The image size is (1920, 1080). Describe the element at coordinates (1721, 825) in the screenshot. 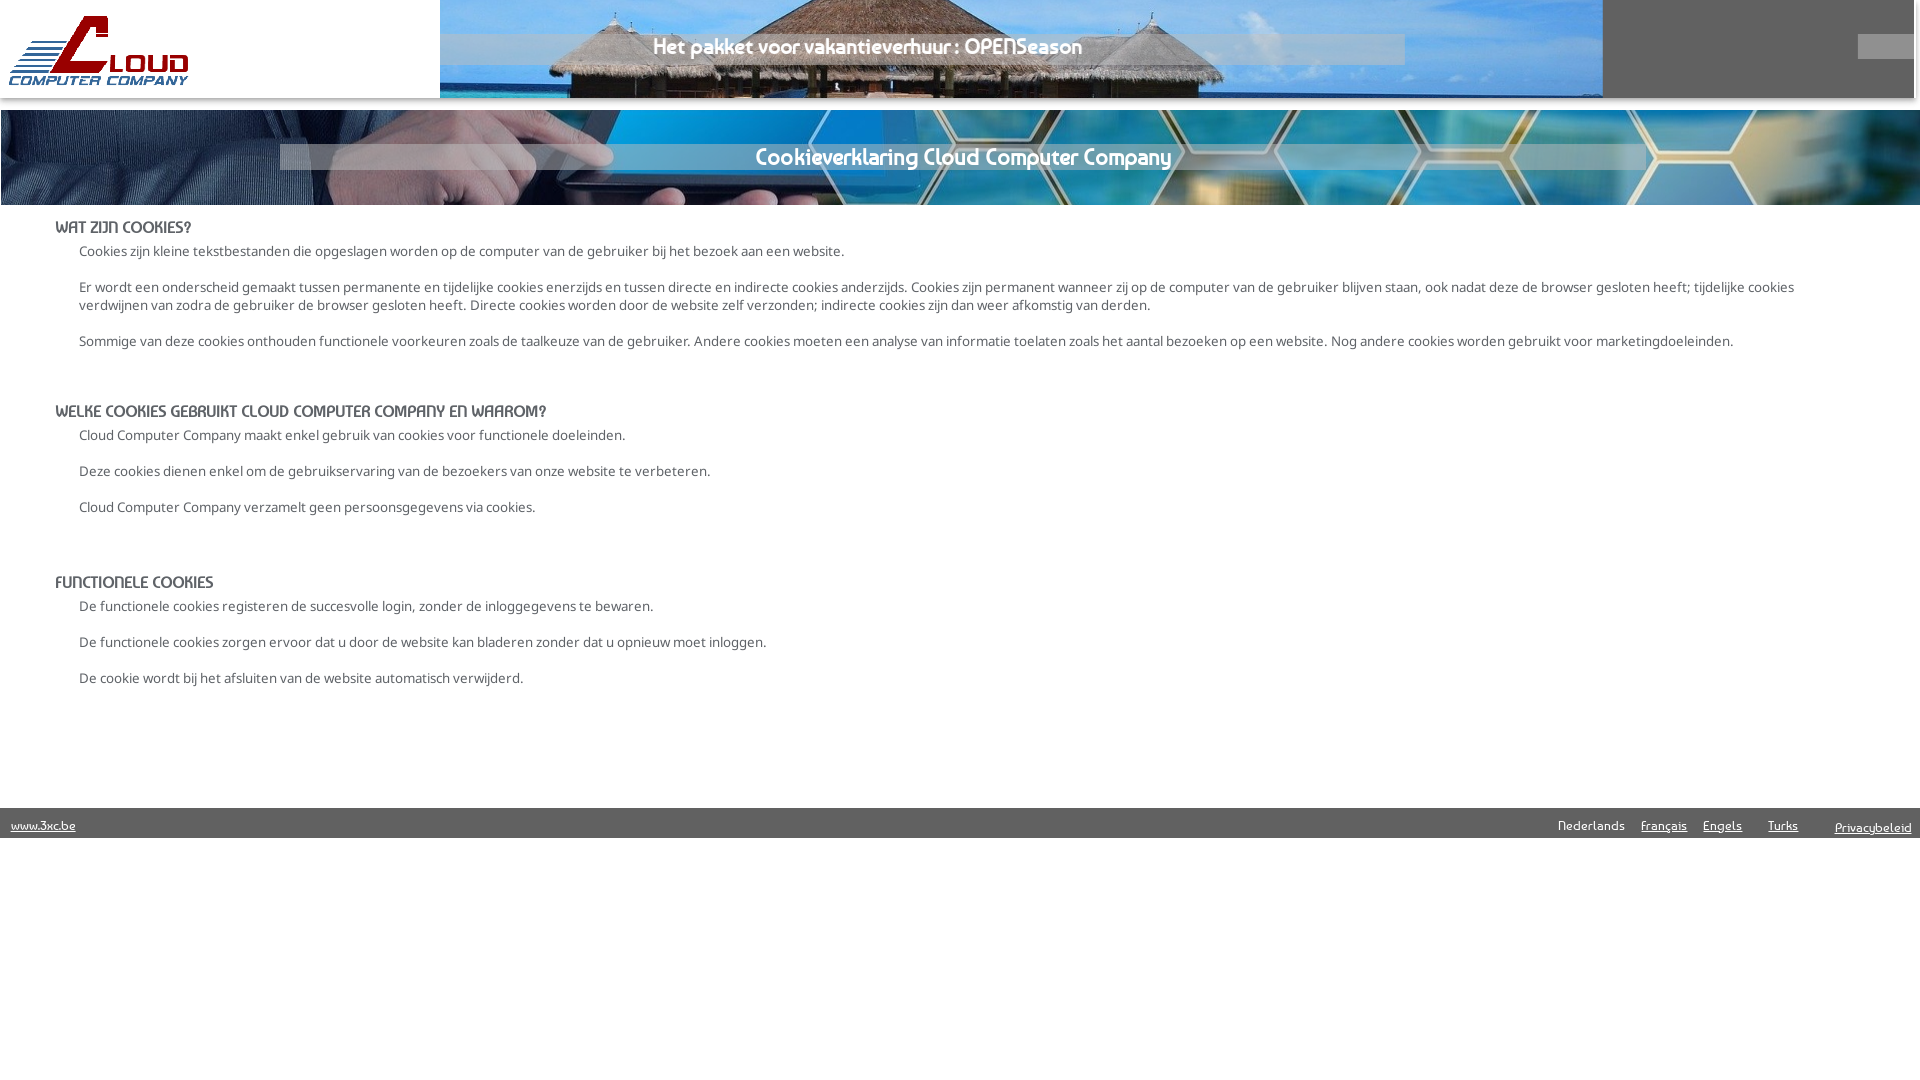

I see `'Engels'` at that location.